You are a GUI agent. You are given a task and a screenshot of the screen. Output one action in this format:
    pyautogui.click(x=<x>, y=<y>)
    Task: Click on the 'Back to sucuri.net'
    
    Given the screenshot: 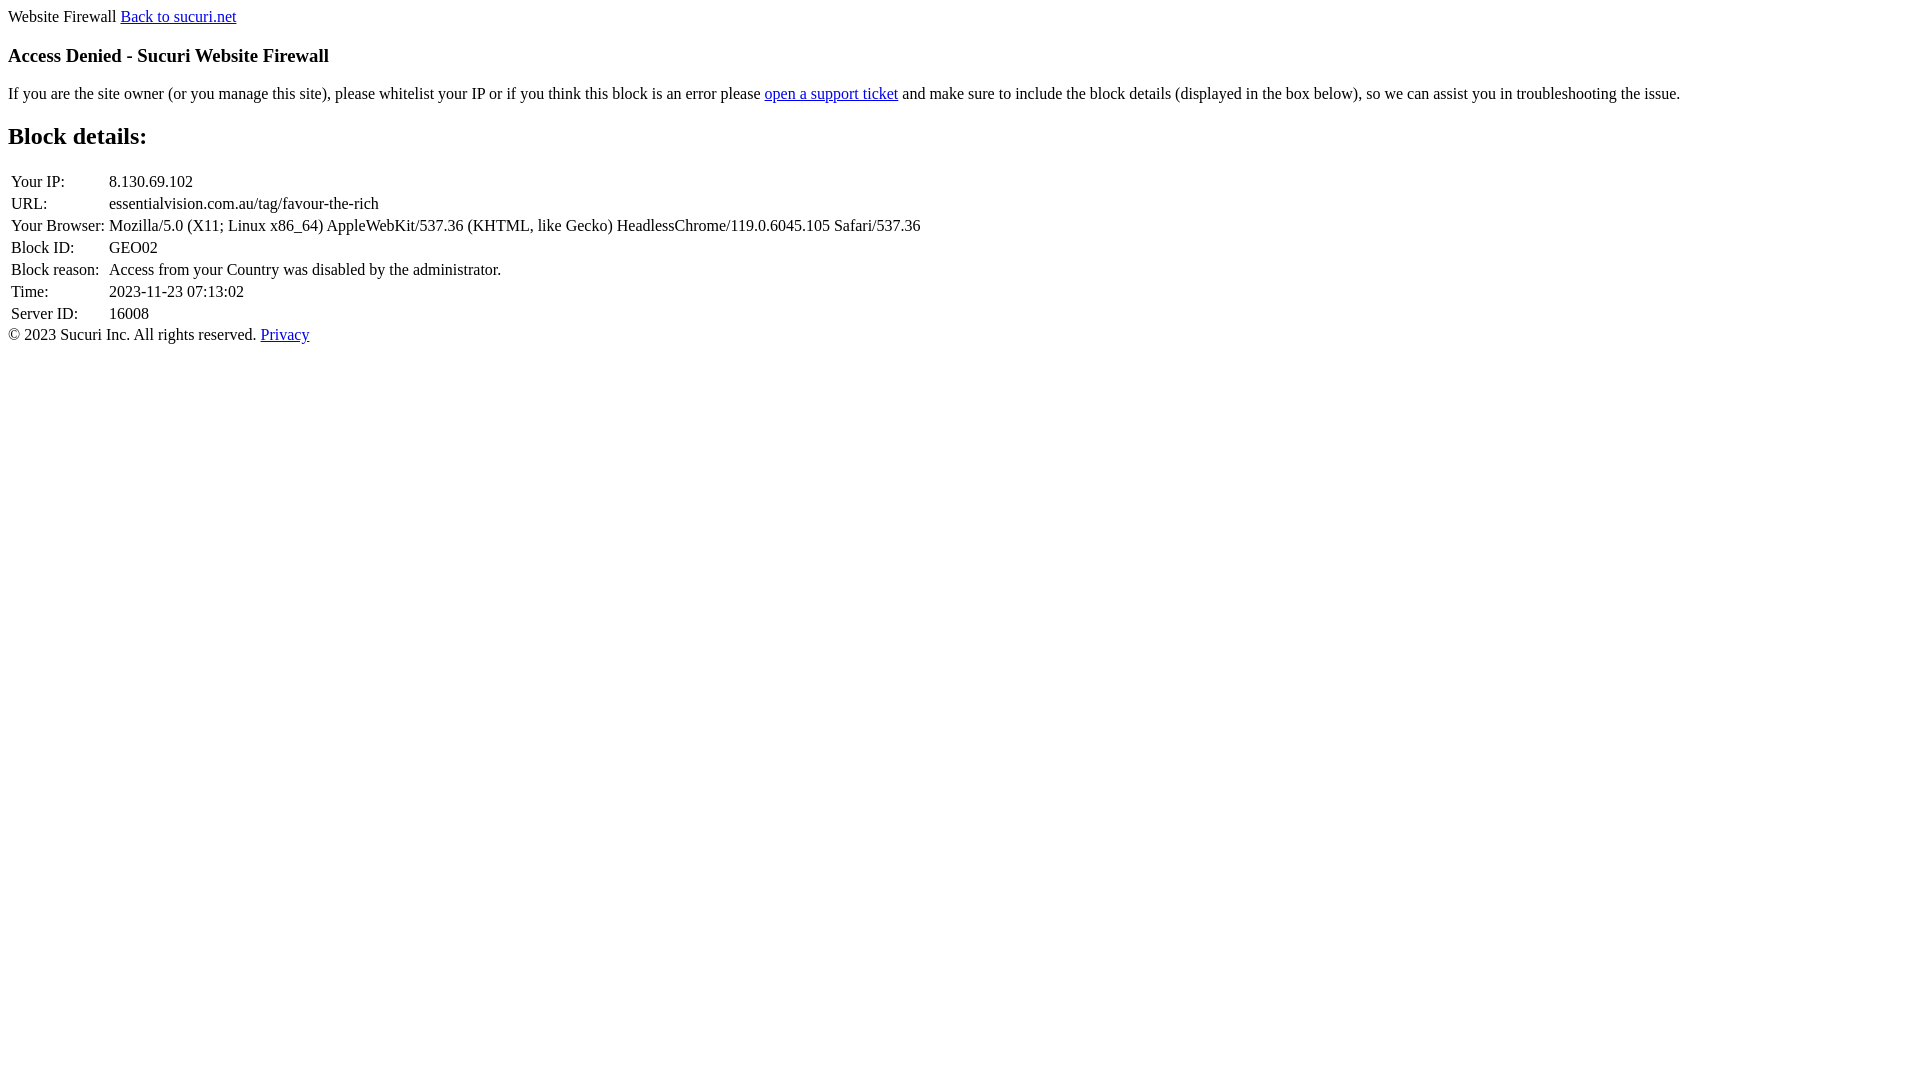 What is the action you would take?
    pyautogui.click(x=119, y=16)
    